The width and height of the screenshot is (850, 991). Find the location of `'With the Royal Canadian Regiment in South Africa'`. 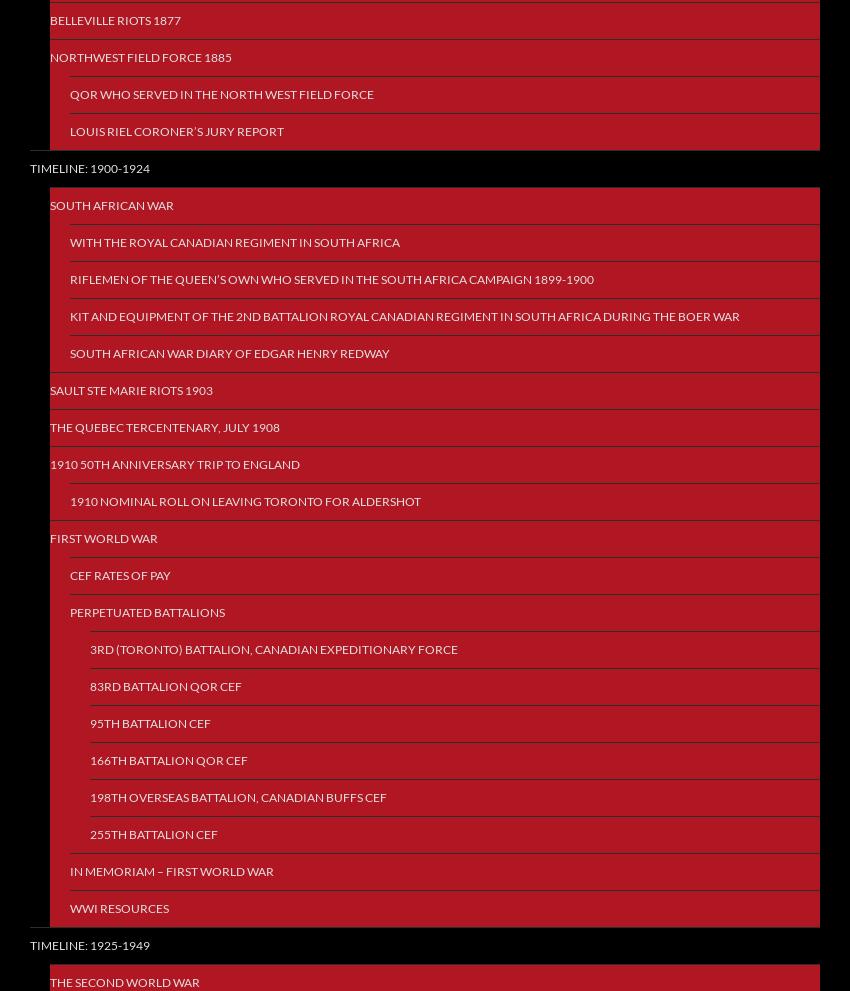

'With the Royal Canadian Regiment in South Africa' is located at coordinates (235, 242).